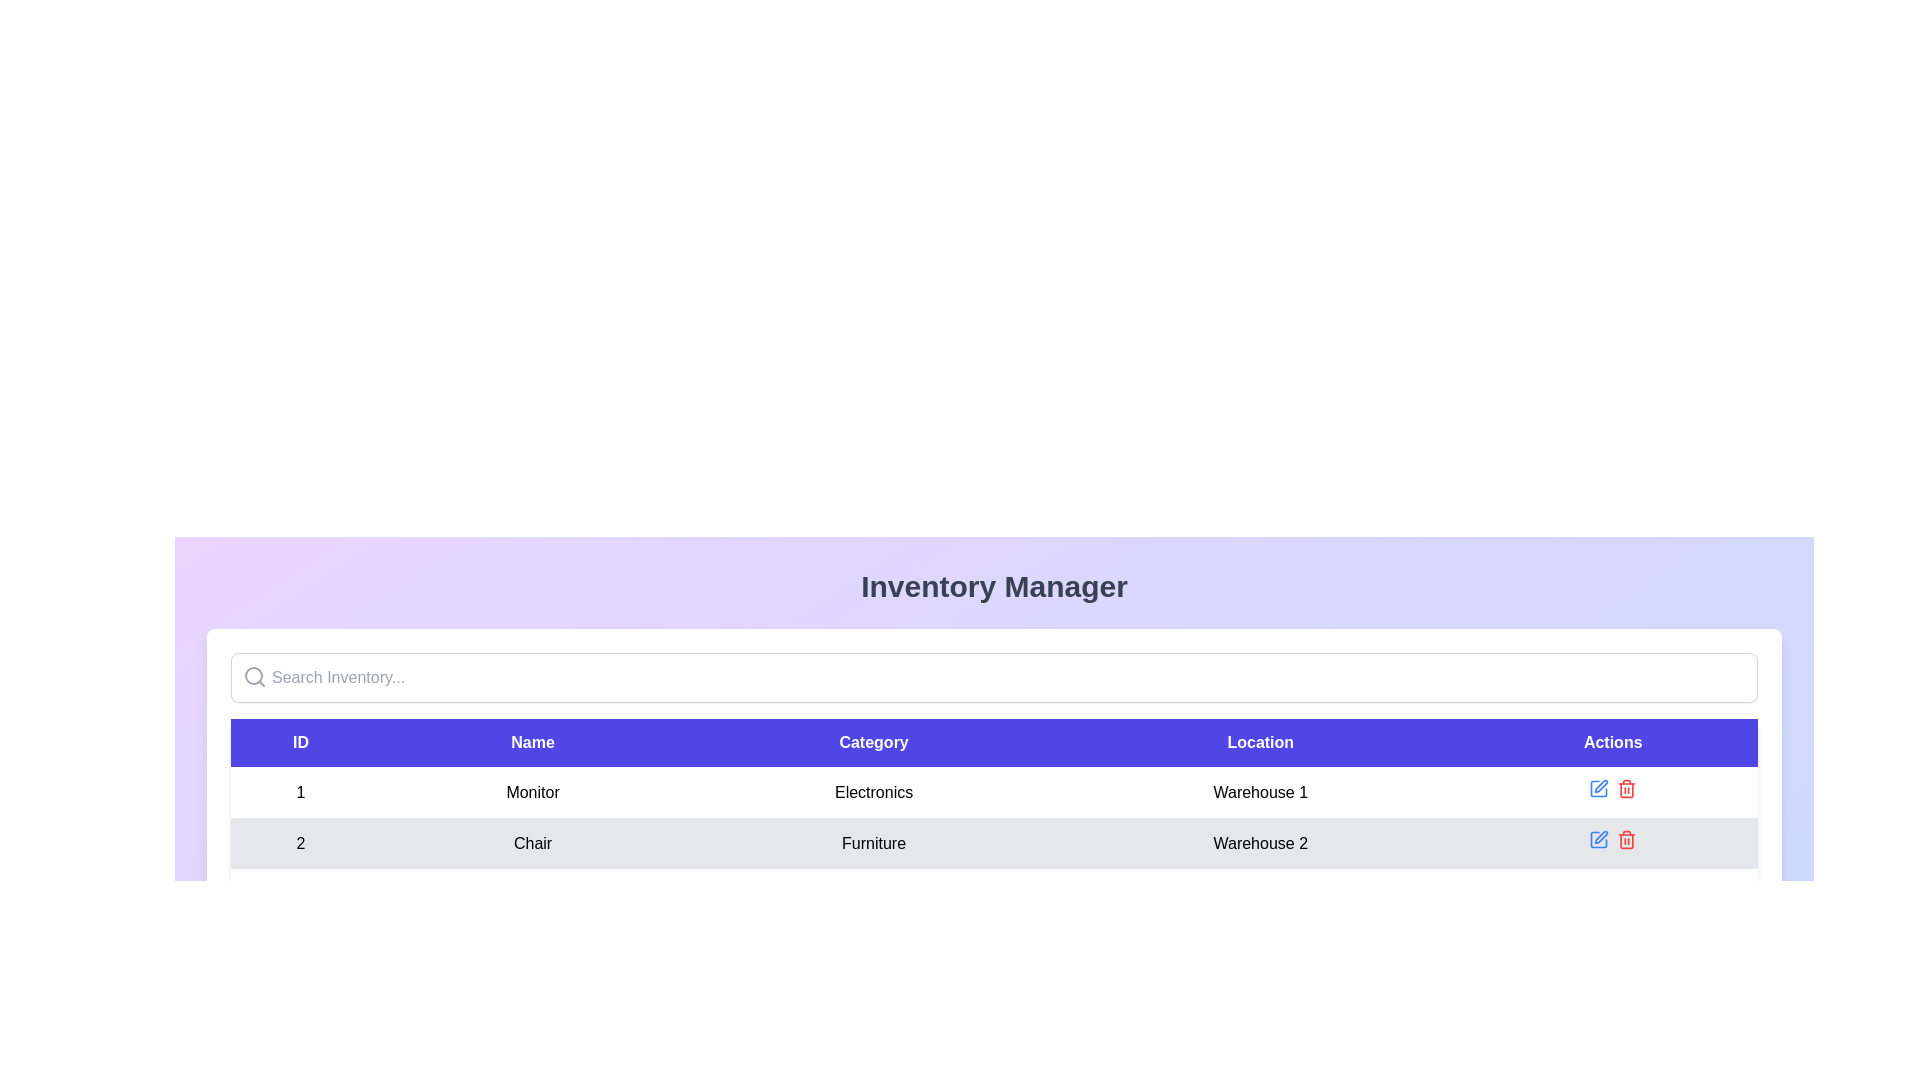 This screenshot has width=1920, height=1080. Describe the element at coordinates (256, 955) in the screenshot. I see `the circular icon element located at the bottom of the interface, which is part of an SVG graphic` at that location.